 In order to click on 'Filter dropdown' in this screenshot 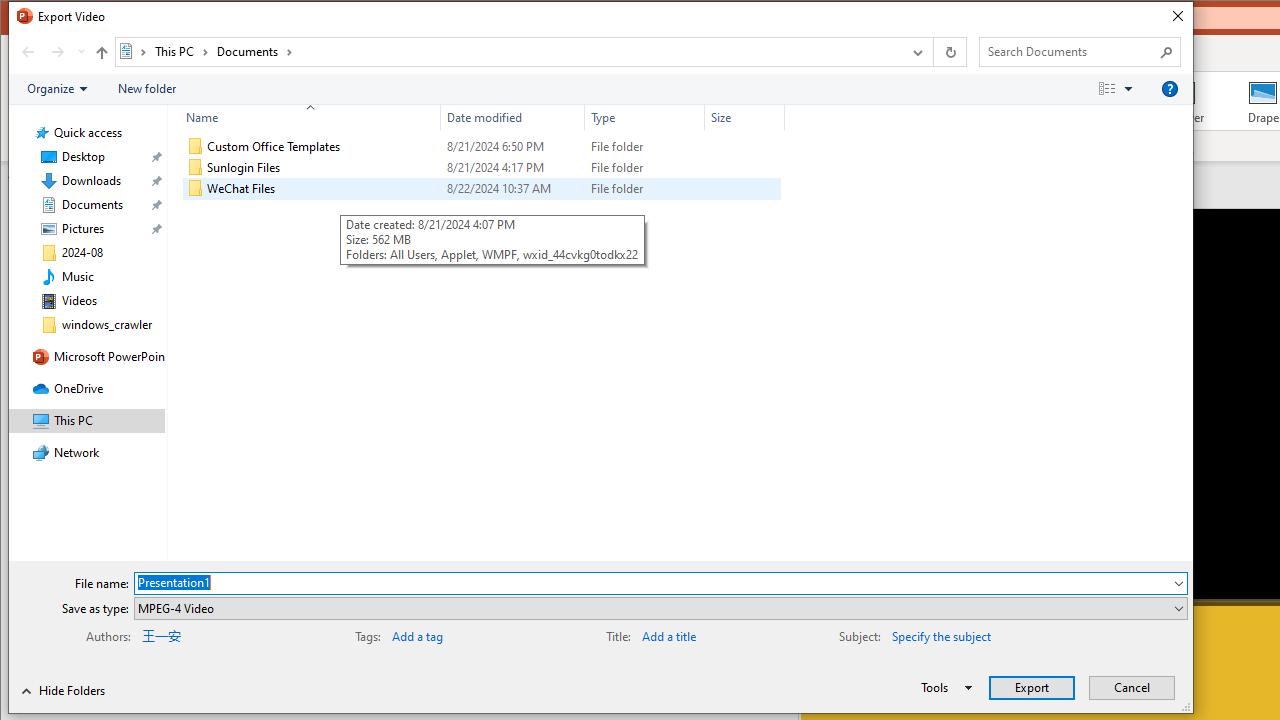, I will do `click(775, 117)`.